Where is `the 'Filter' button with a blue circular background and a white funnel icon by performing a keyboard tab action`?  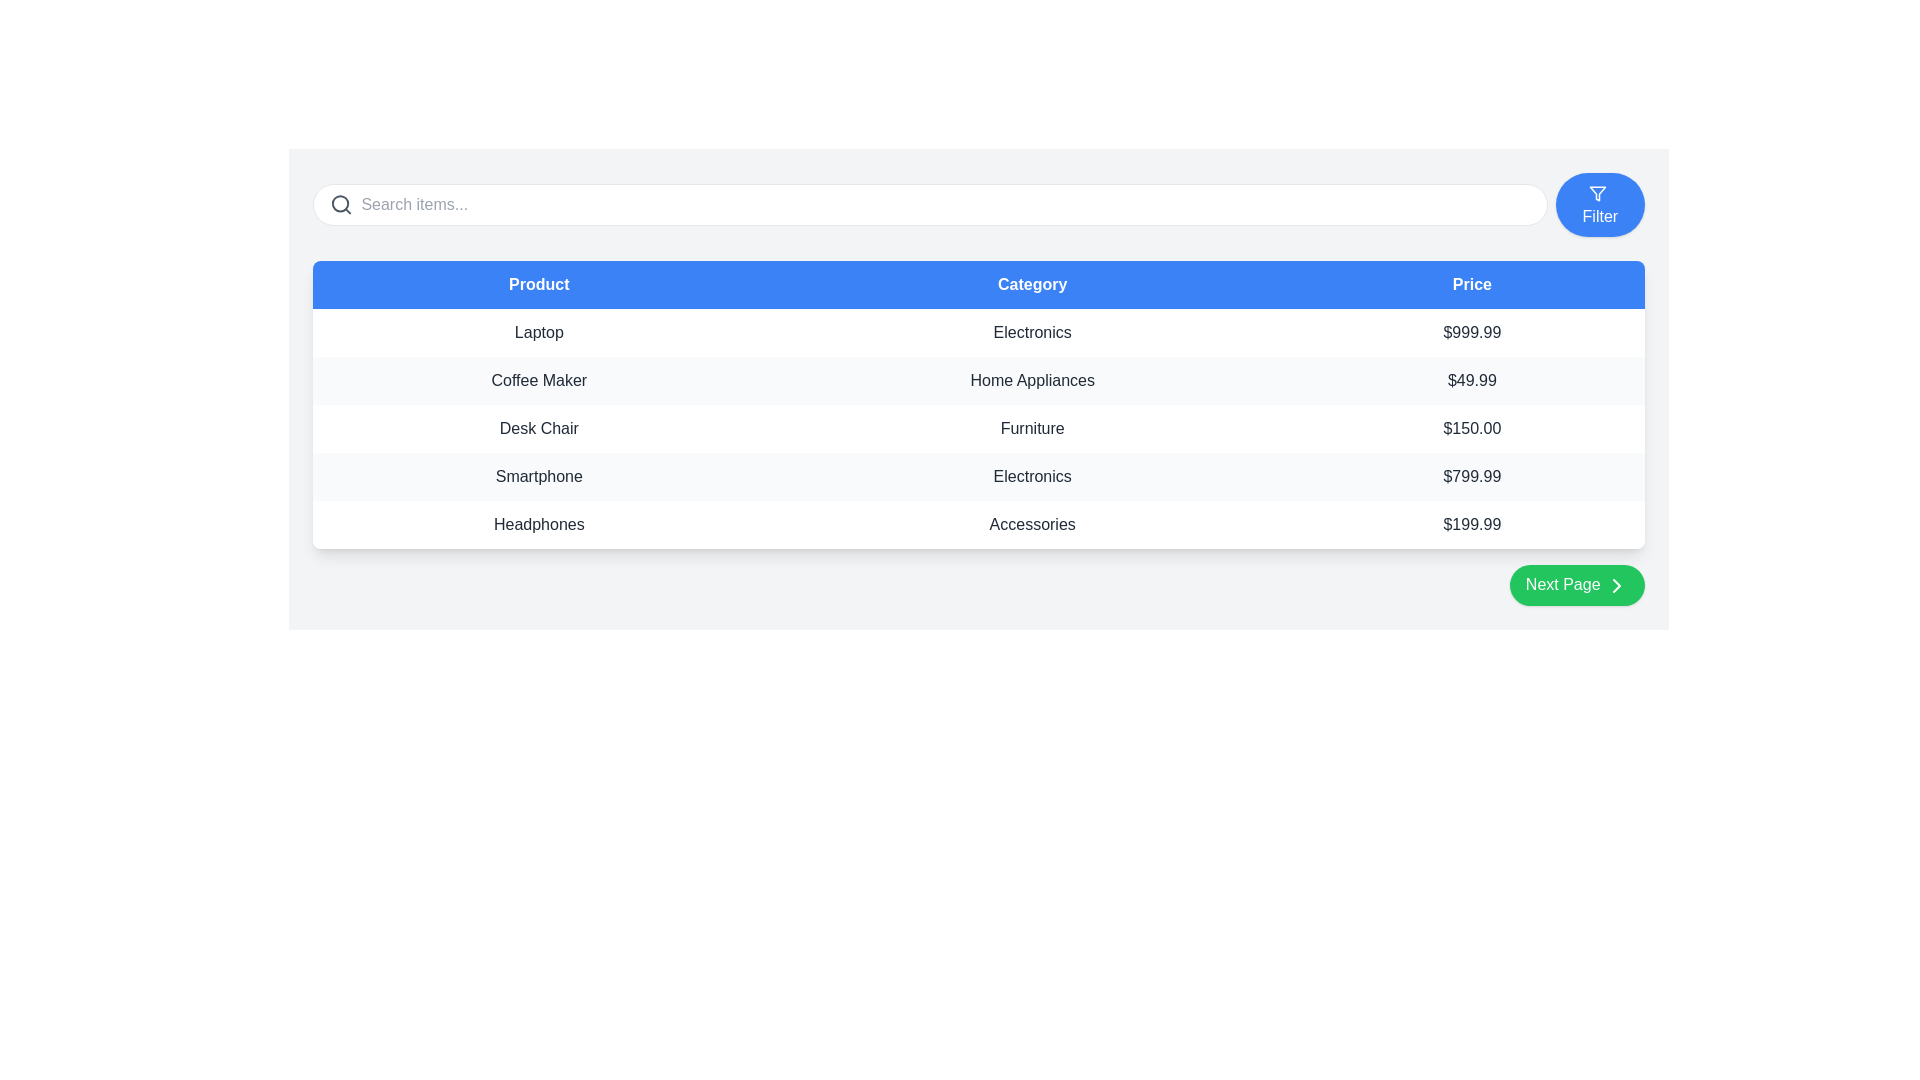 the 'Filter' button with a blue circular background and a white funnel icon by performing a keyboard tab action is located at coordinates (1600, 204).